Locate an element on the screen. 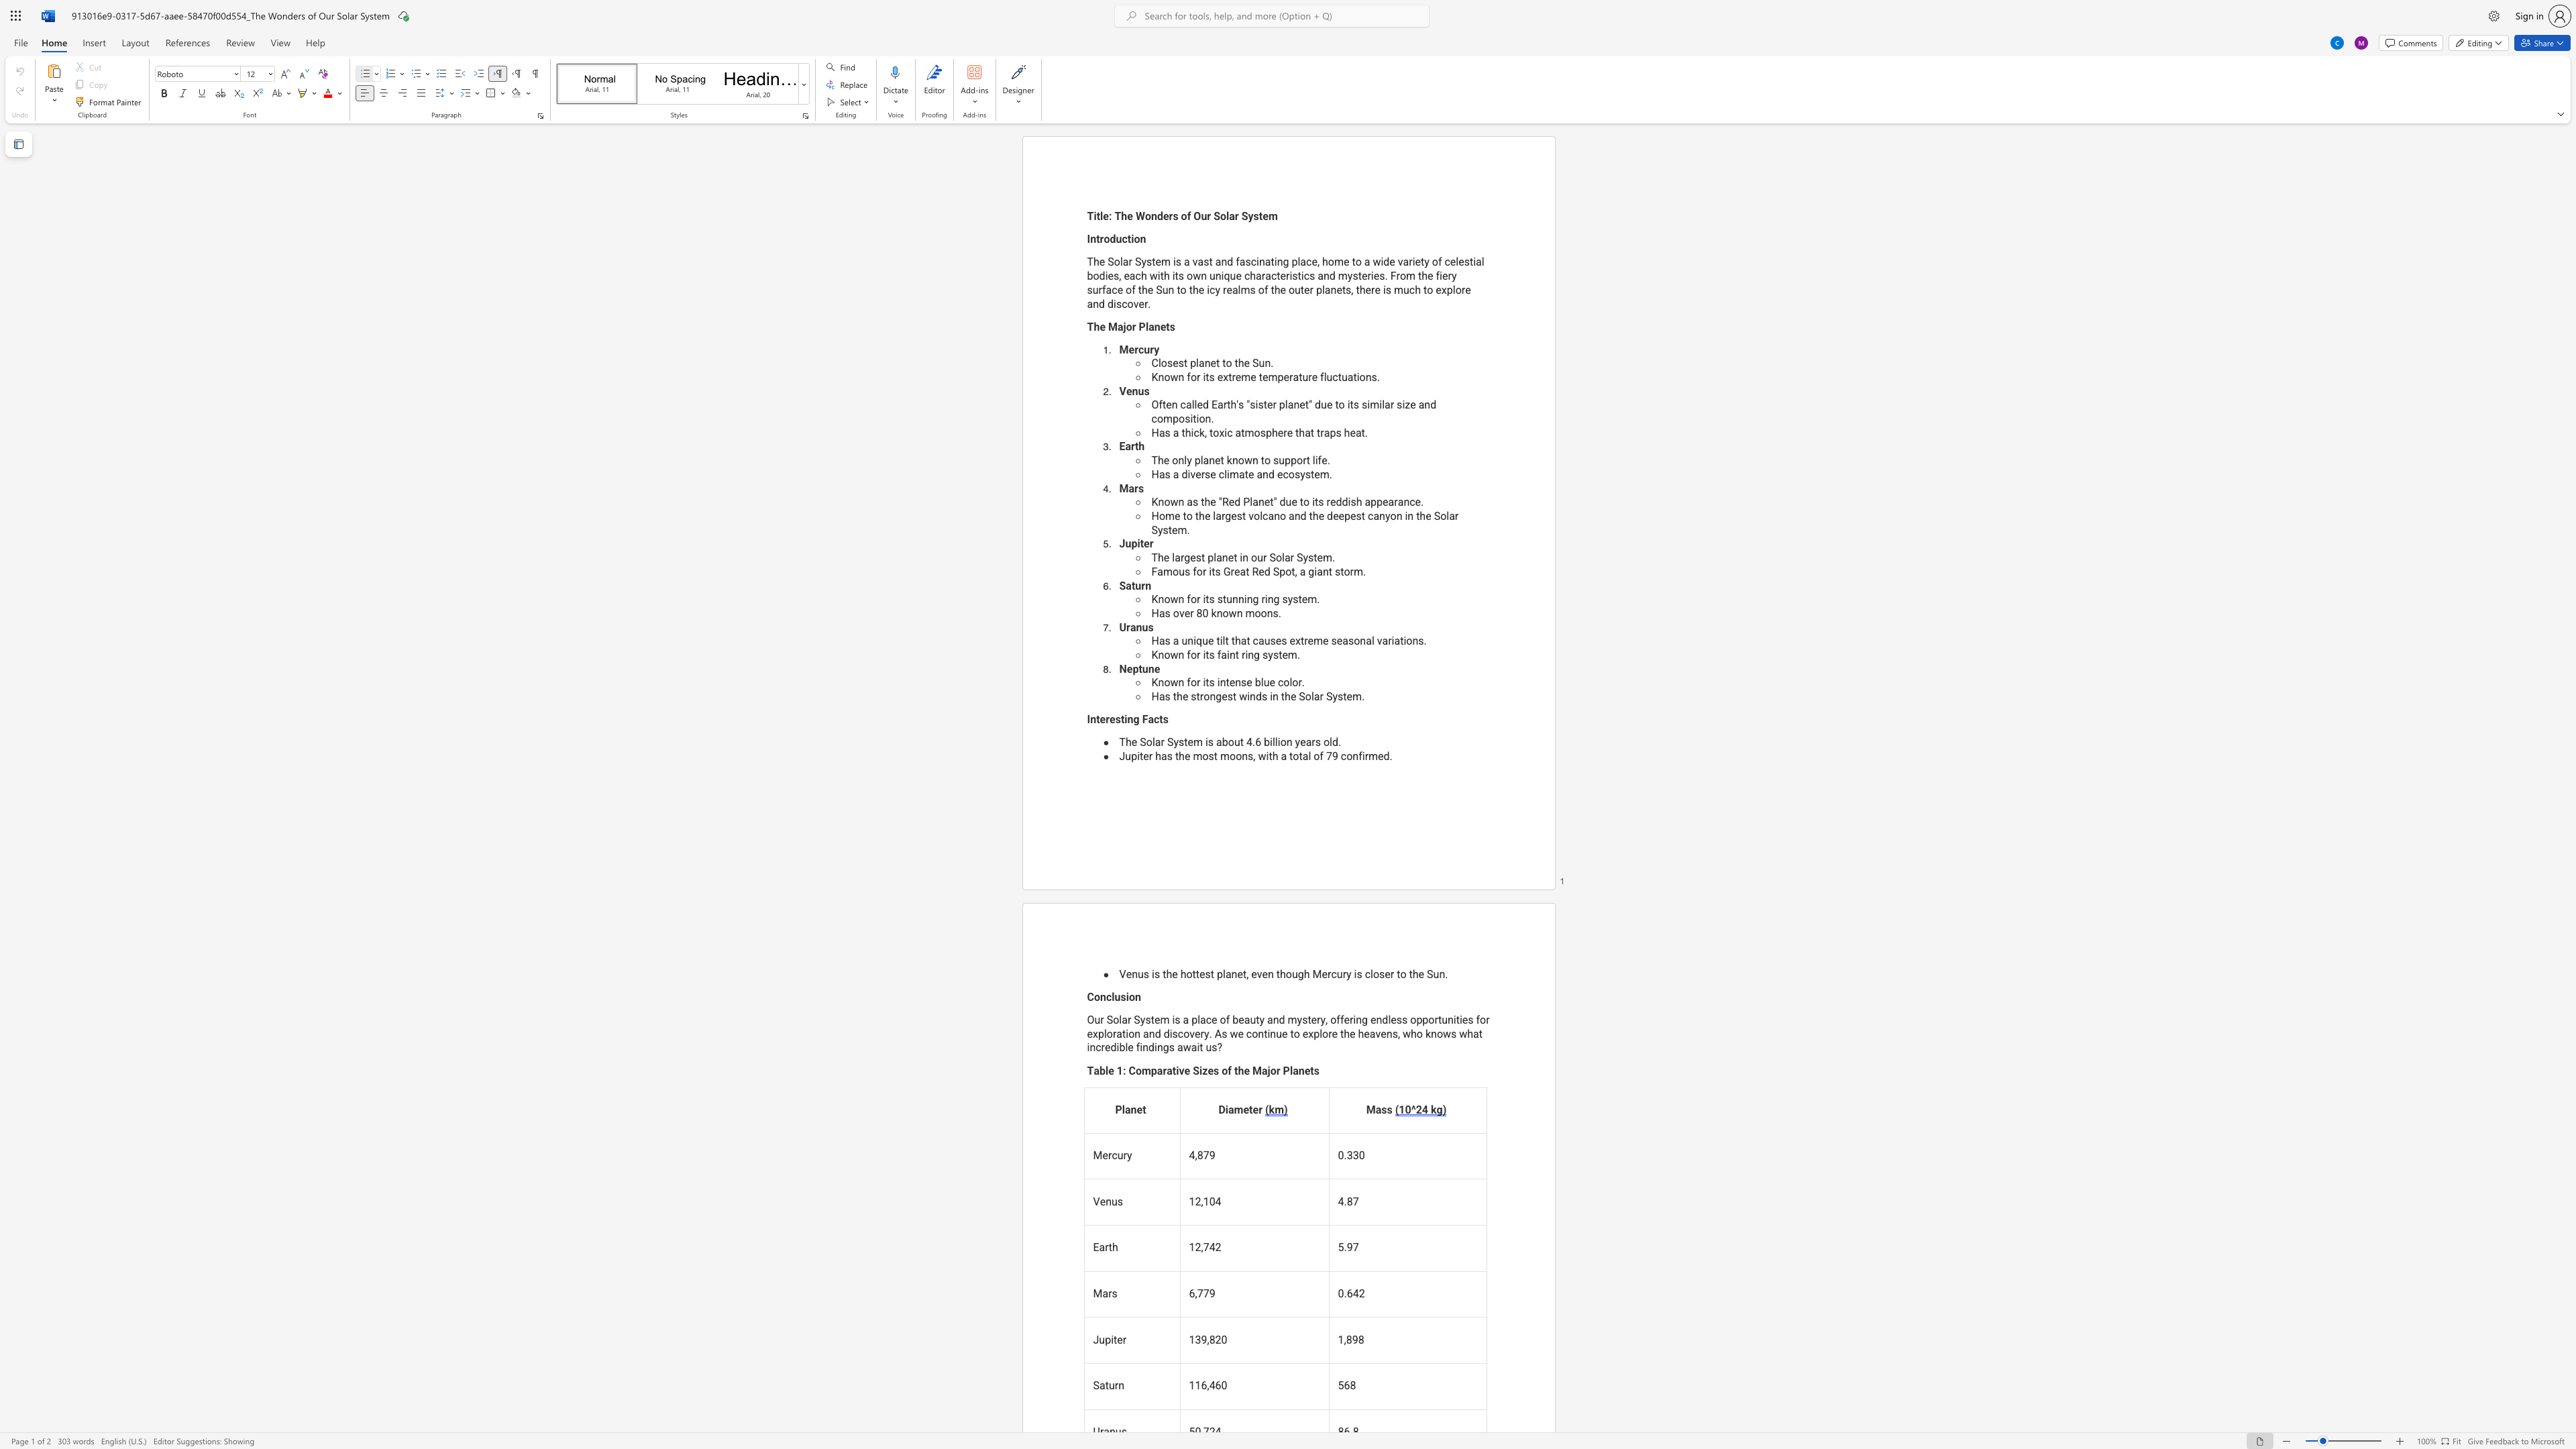  the 1th character "u" in the text is located at coordinates (1118, 996).